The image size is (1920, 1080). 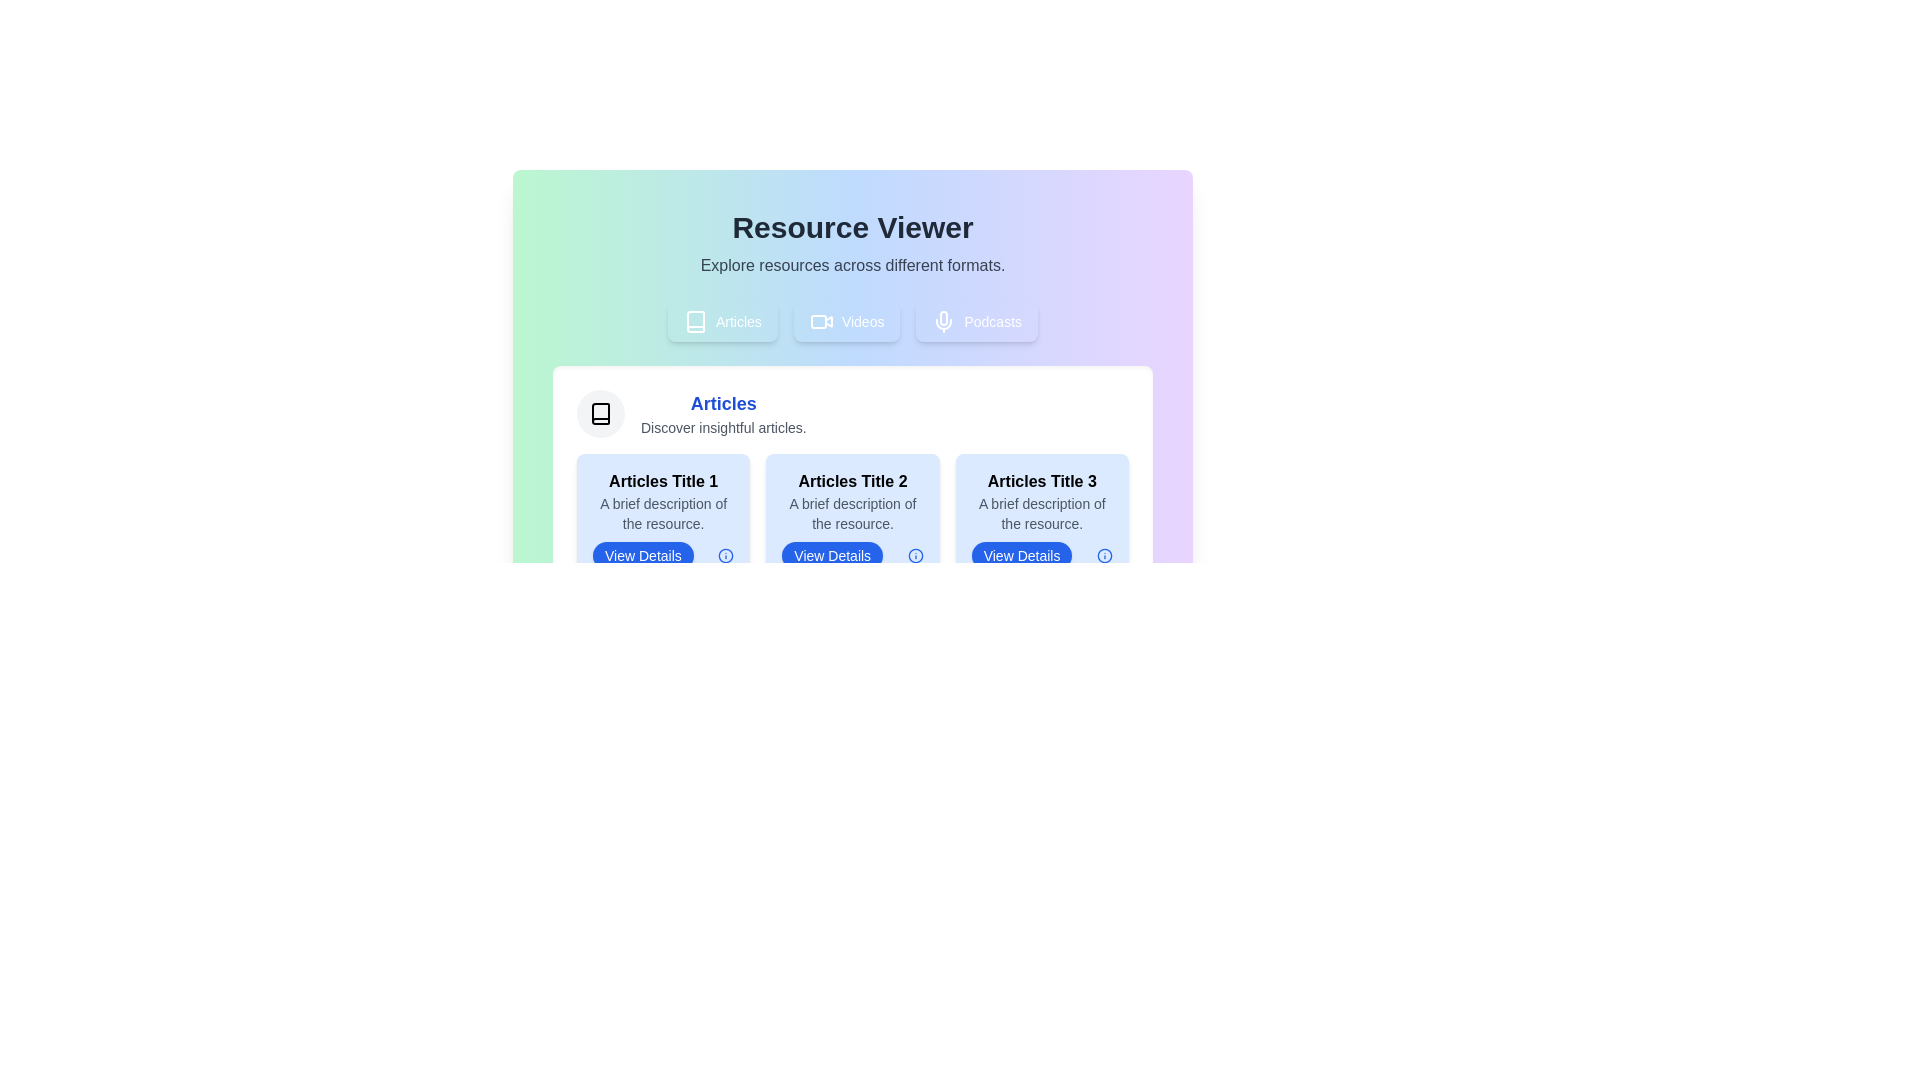 What do you see at coordinates (832, 555) in the screenshot?
I see `the blue rectangular button labeled 'View Details' with rounded corners to observe its hover effects` at bounding box center [832, 555].